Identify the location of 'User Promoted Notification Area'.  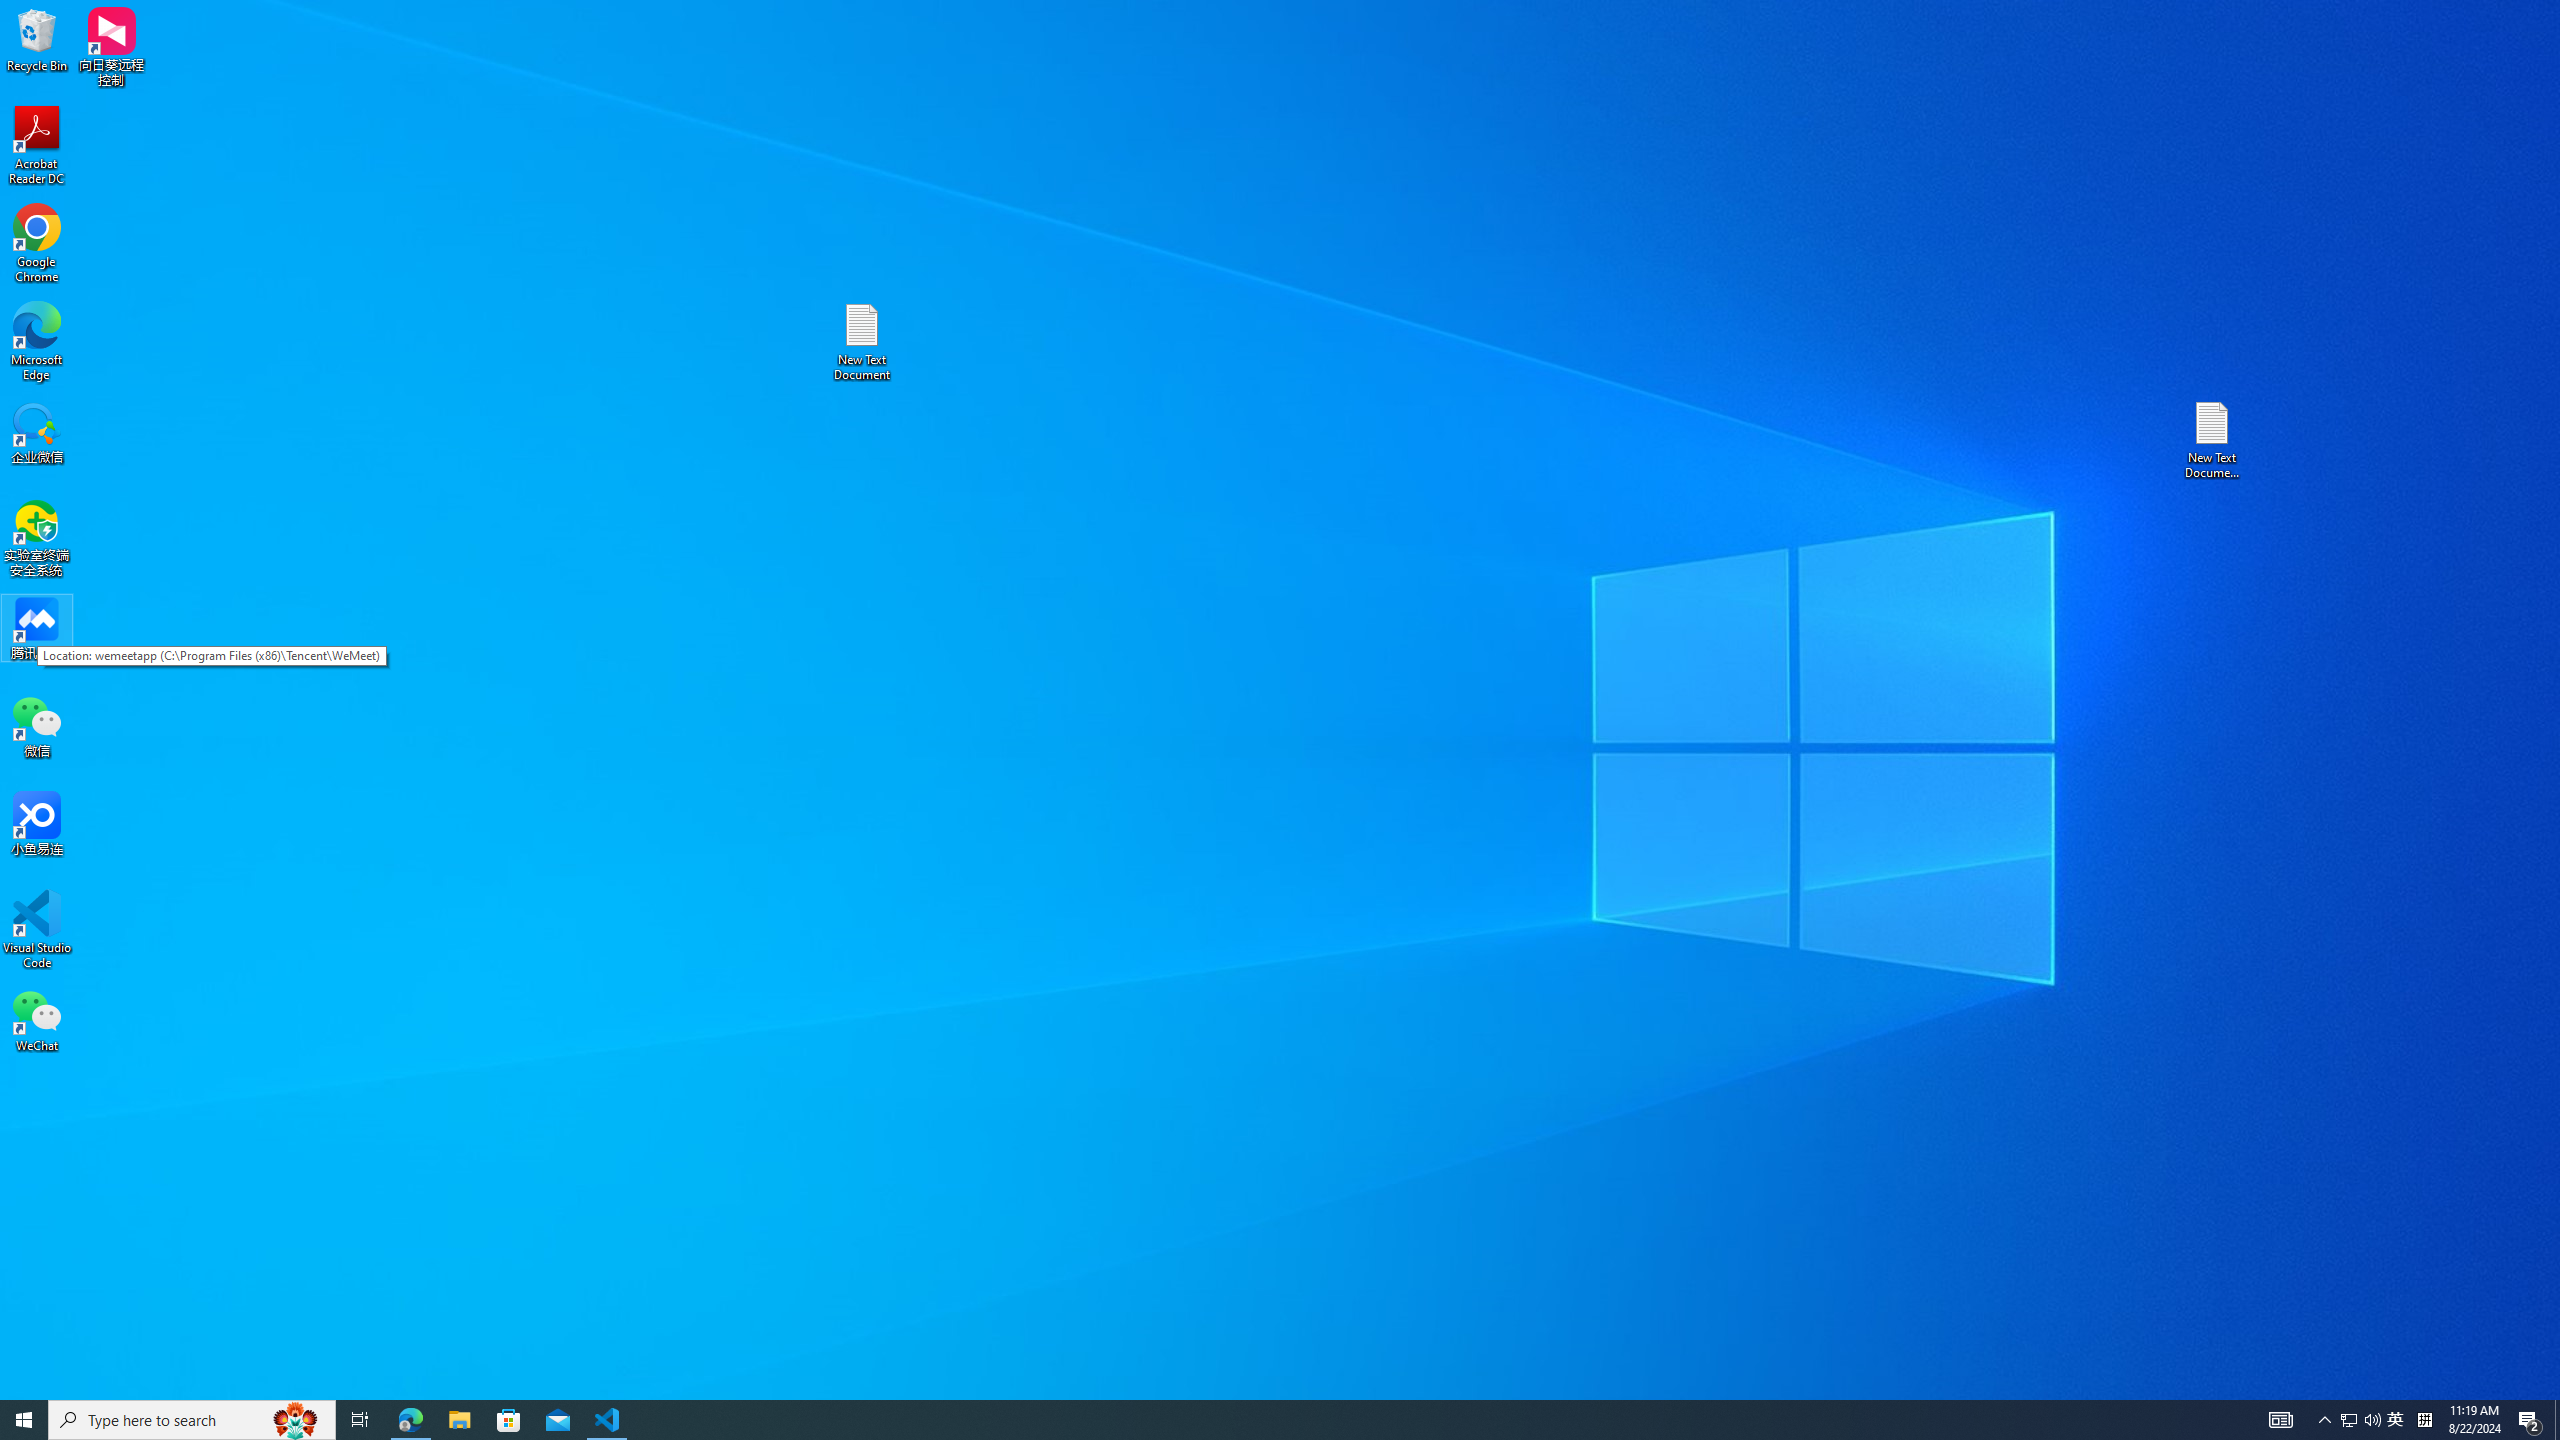
(2360, 1418).